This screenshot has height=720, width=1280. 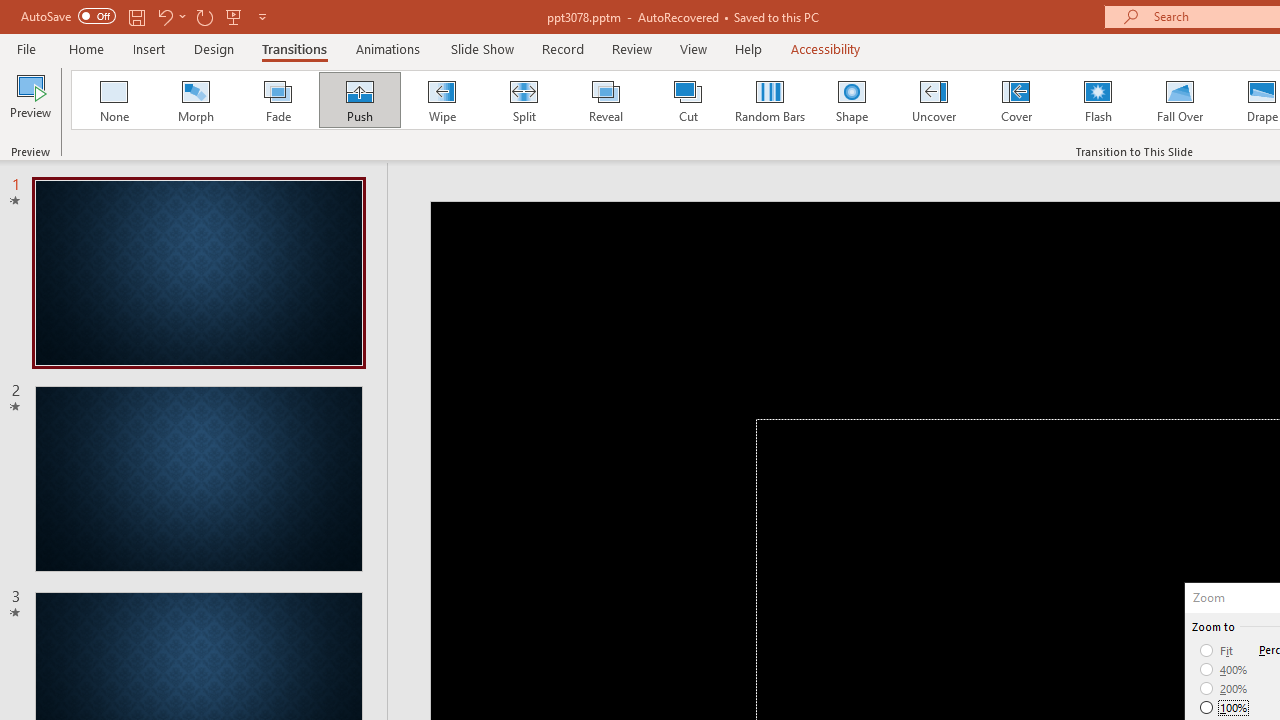 I want to click on 'None', so click(x=112, y=100).